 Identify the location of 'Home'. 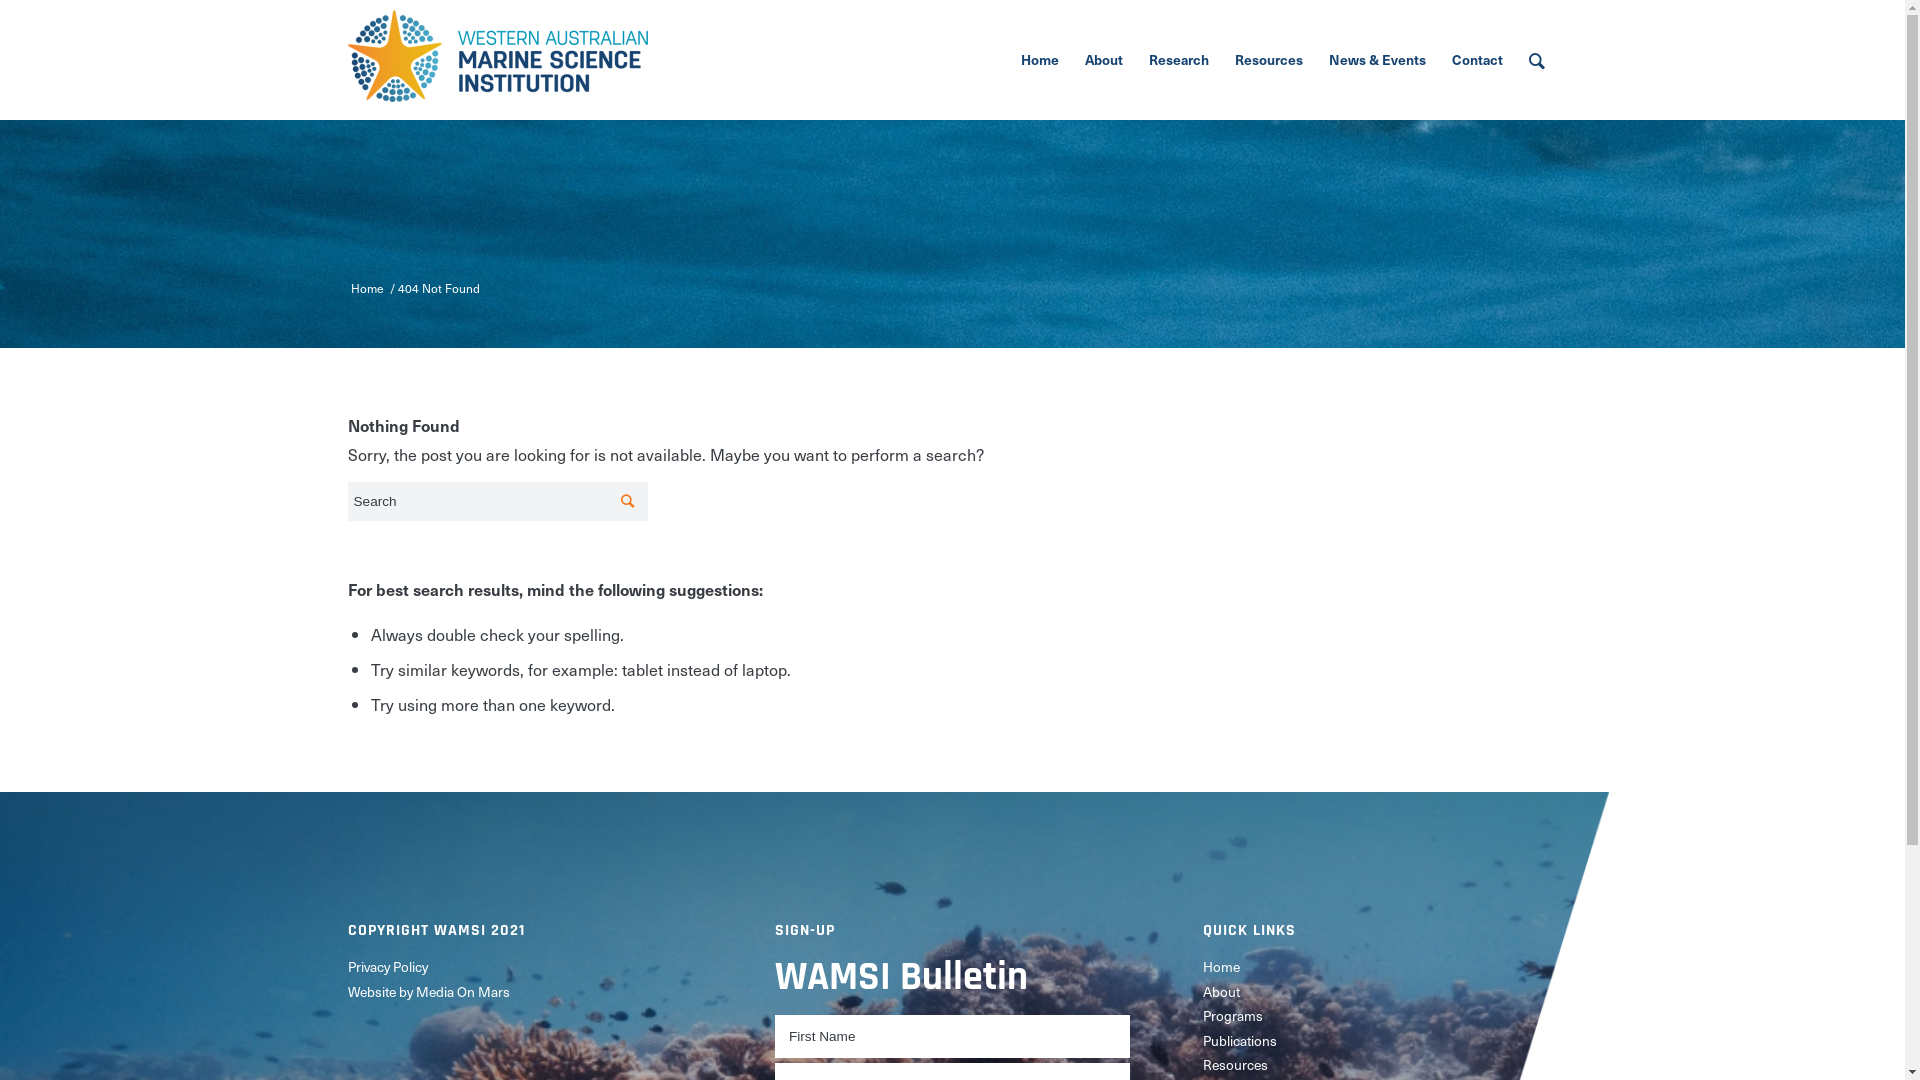
(367, 289).